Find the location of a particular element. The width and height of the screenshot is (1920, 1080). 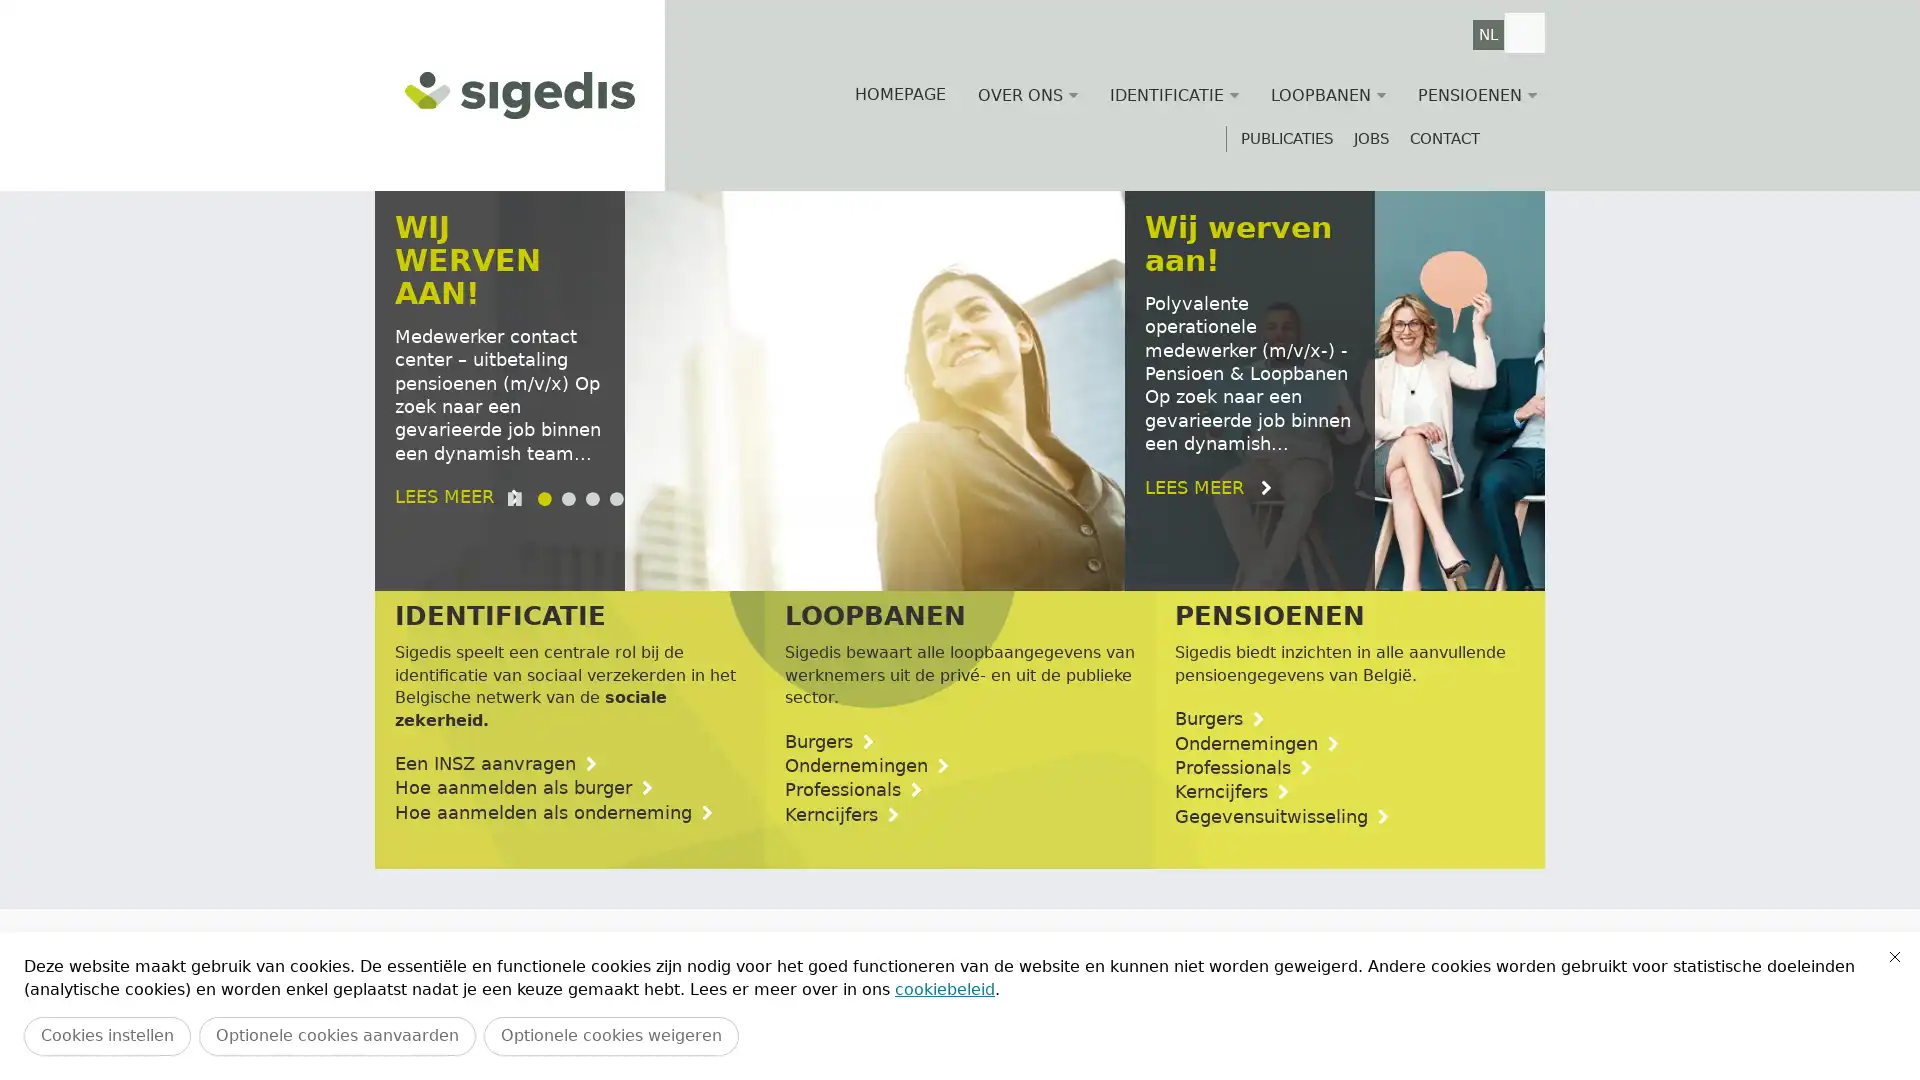

Cookies instellen is located at coordinates (106, 1035).